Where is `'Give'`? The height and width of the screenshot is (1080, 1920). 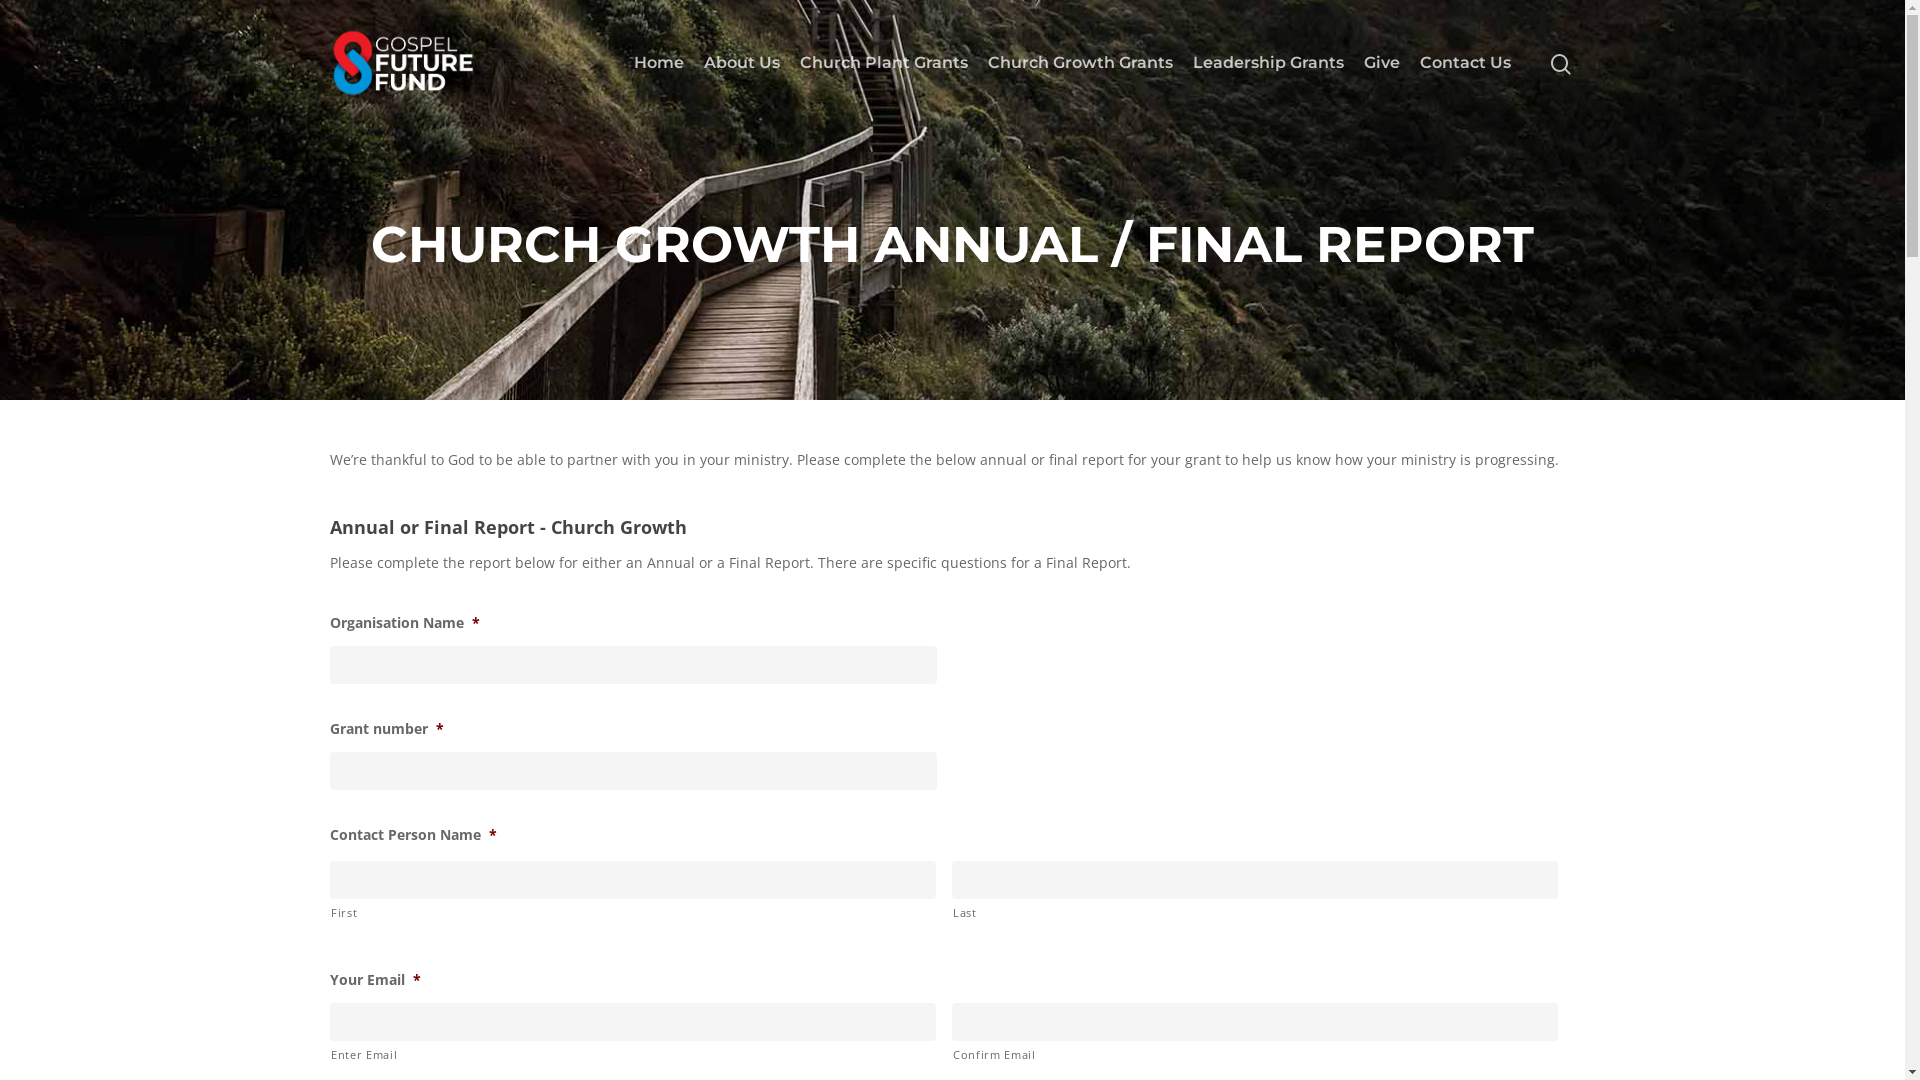
'Give' is located at coordinates (1381, 61).